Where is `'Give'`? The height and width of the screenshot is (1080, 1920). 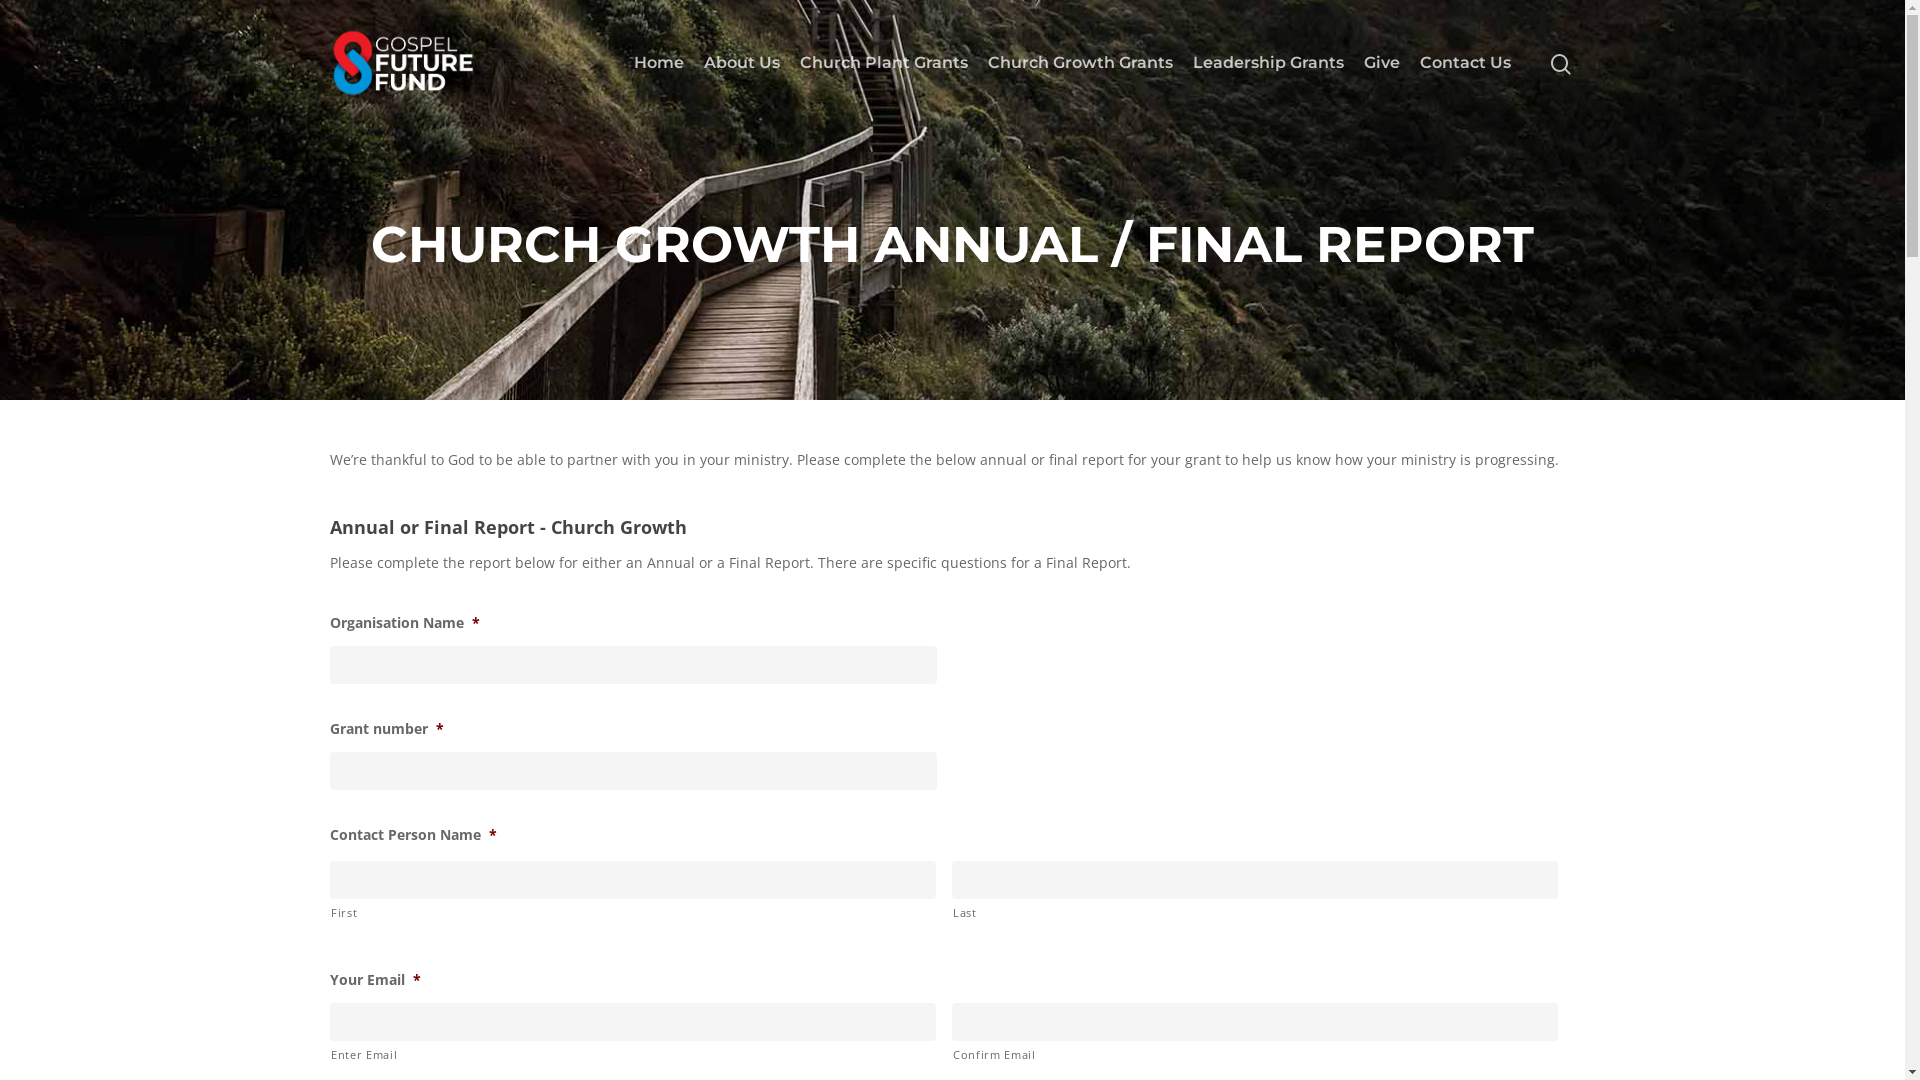
'Give' is located at coordinates (1381, 61).